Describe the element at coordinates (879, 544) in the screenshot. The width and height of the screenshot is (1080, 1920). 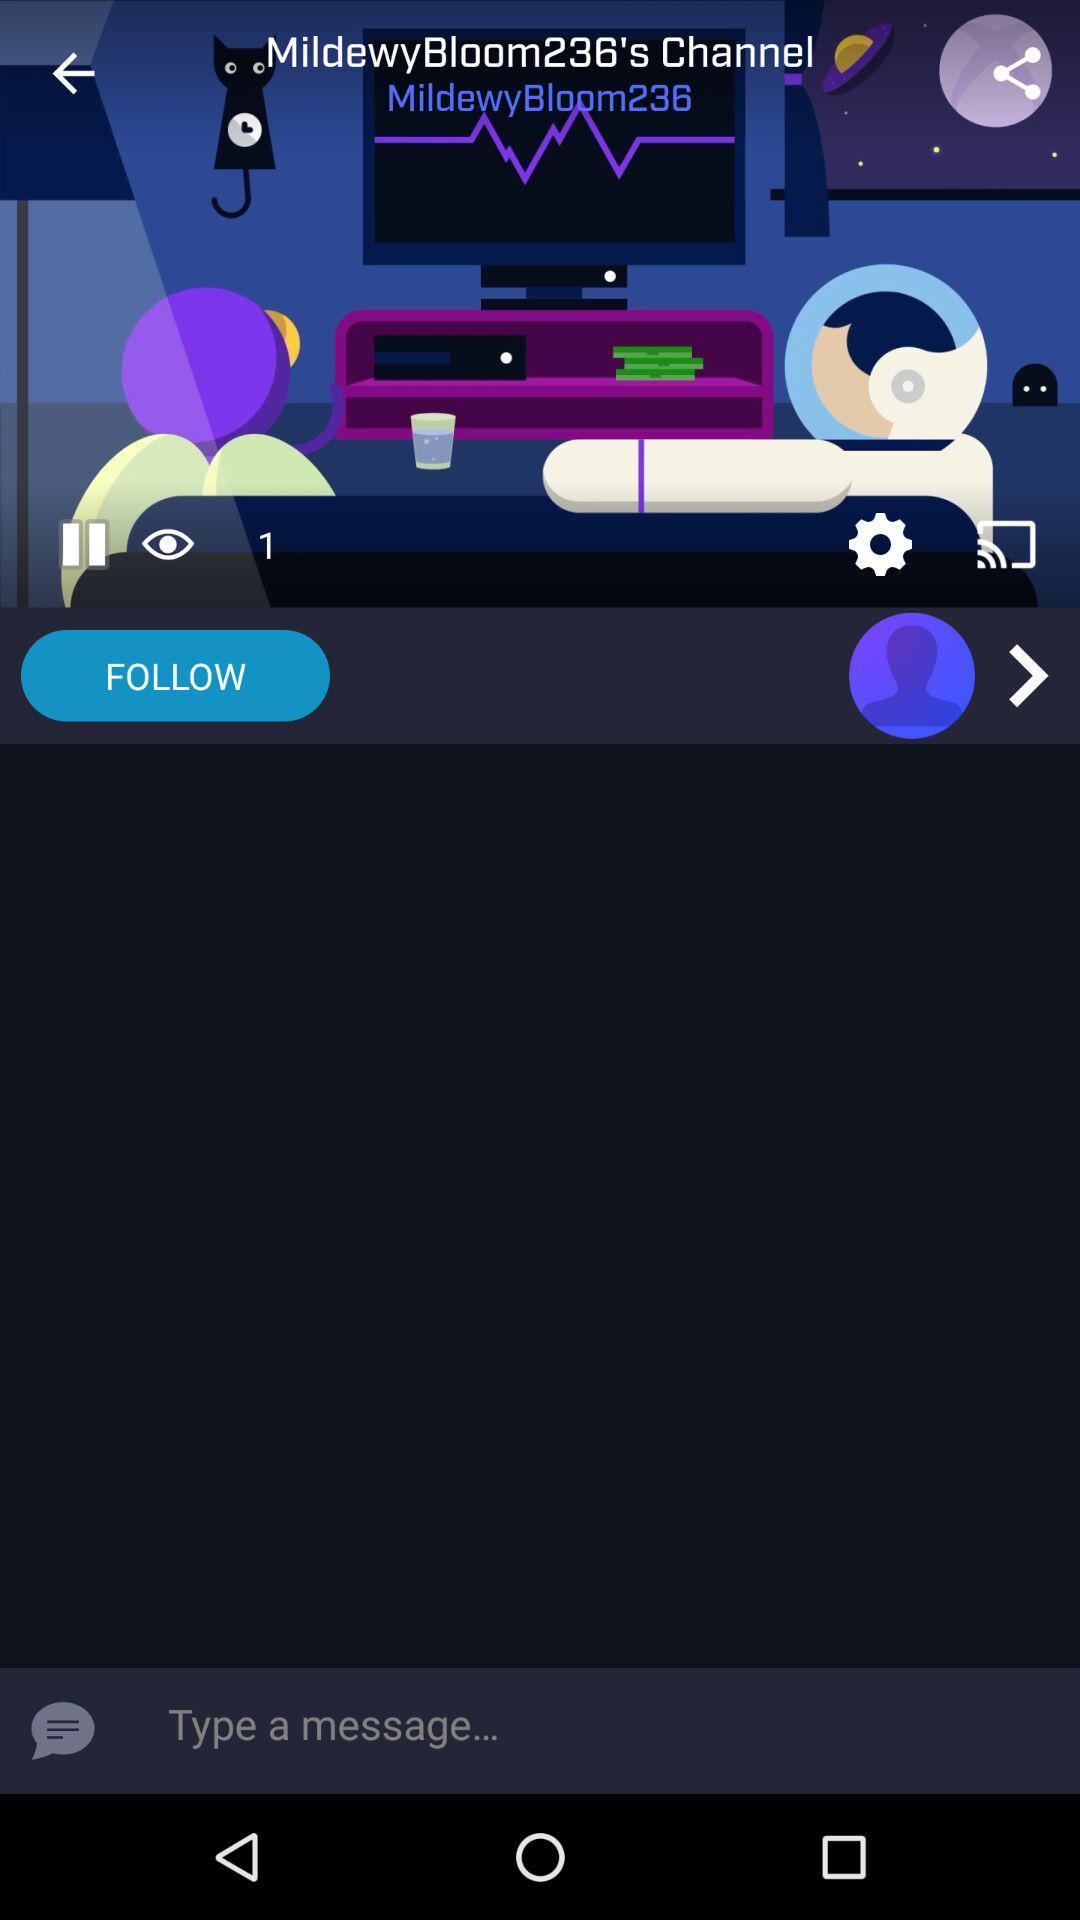
I see `settings` at that location.